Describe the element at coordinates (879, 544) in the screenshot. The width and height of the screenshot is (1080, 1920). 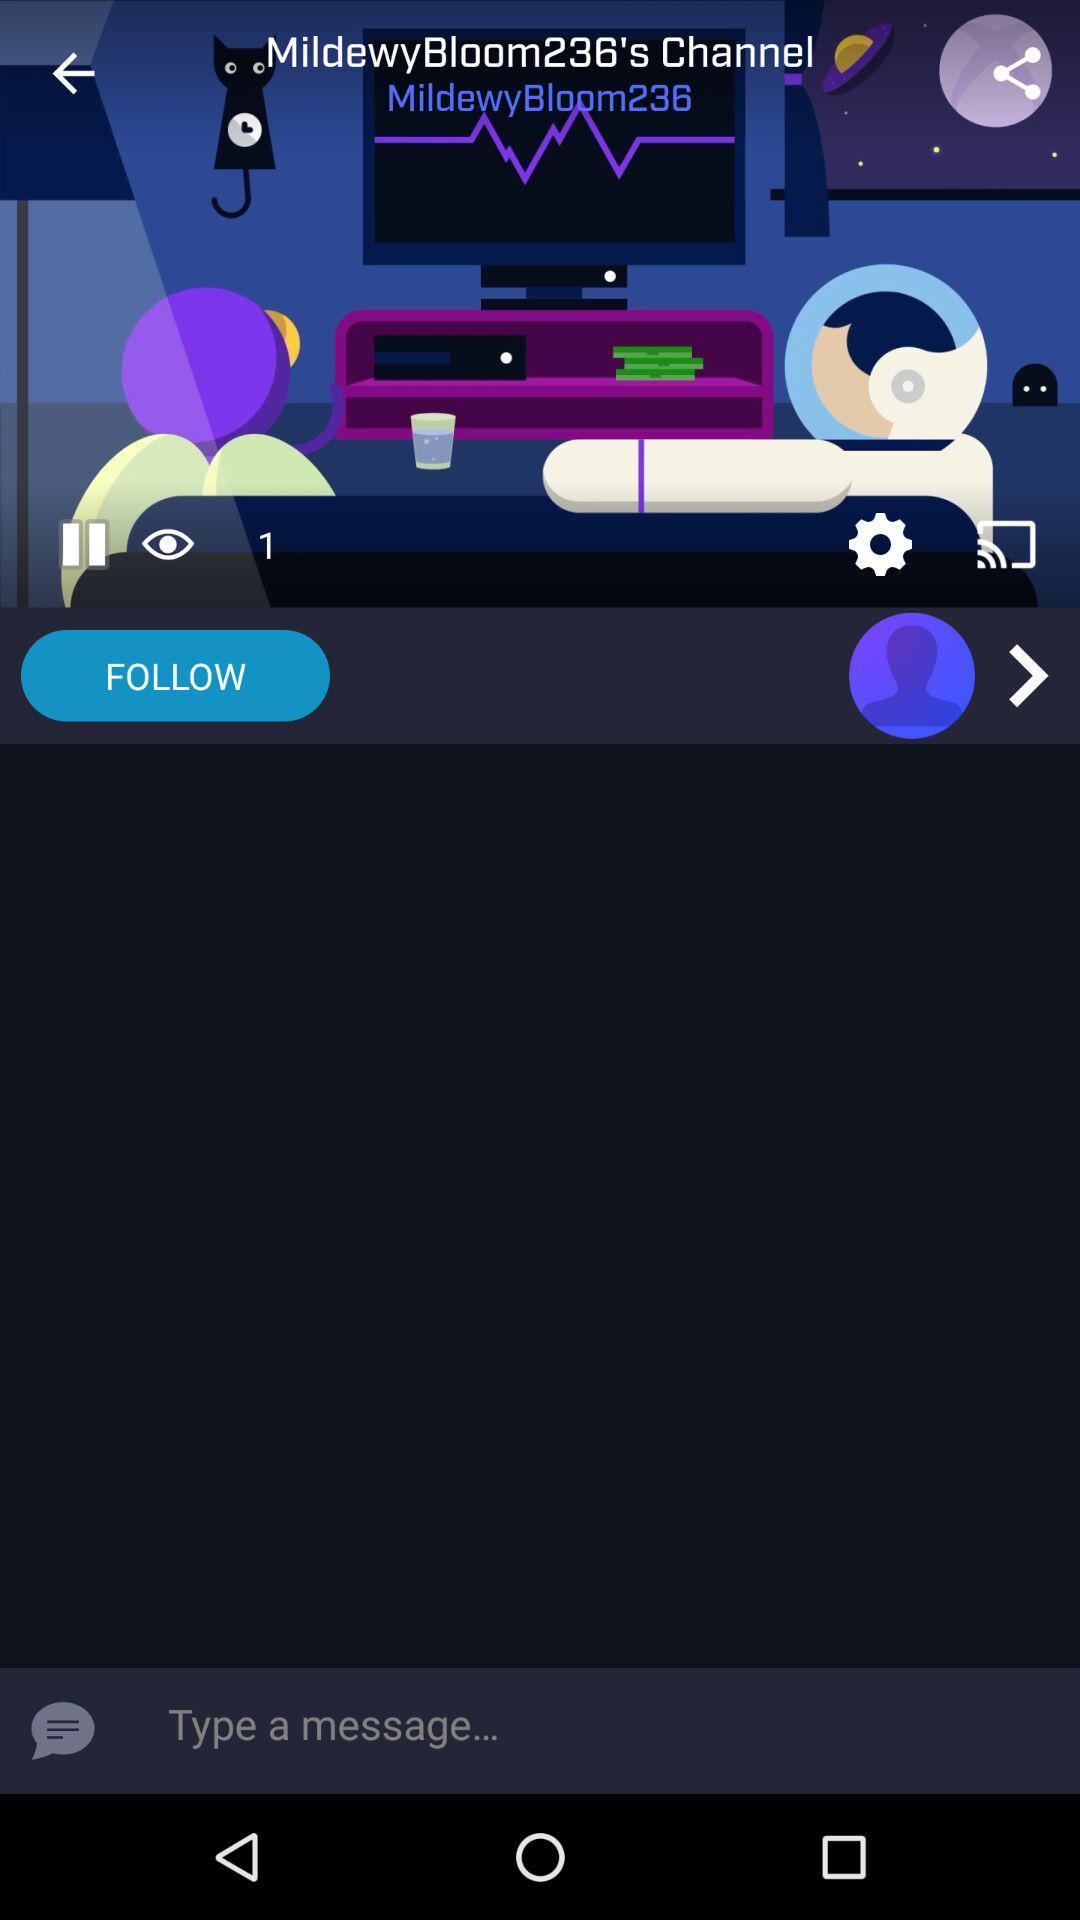
I see `settings` at that location.